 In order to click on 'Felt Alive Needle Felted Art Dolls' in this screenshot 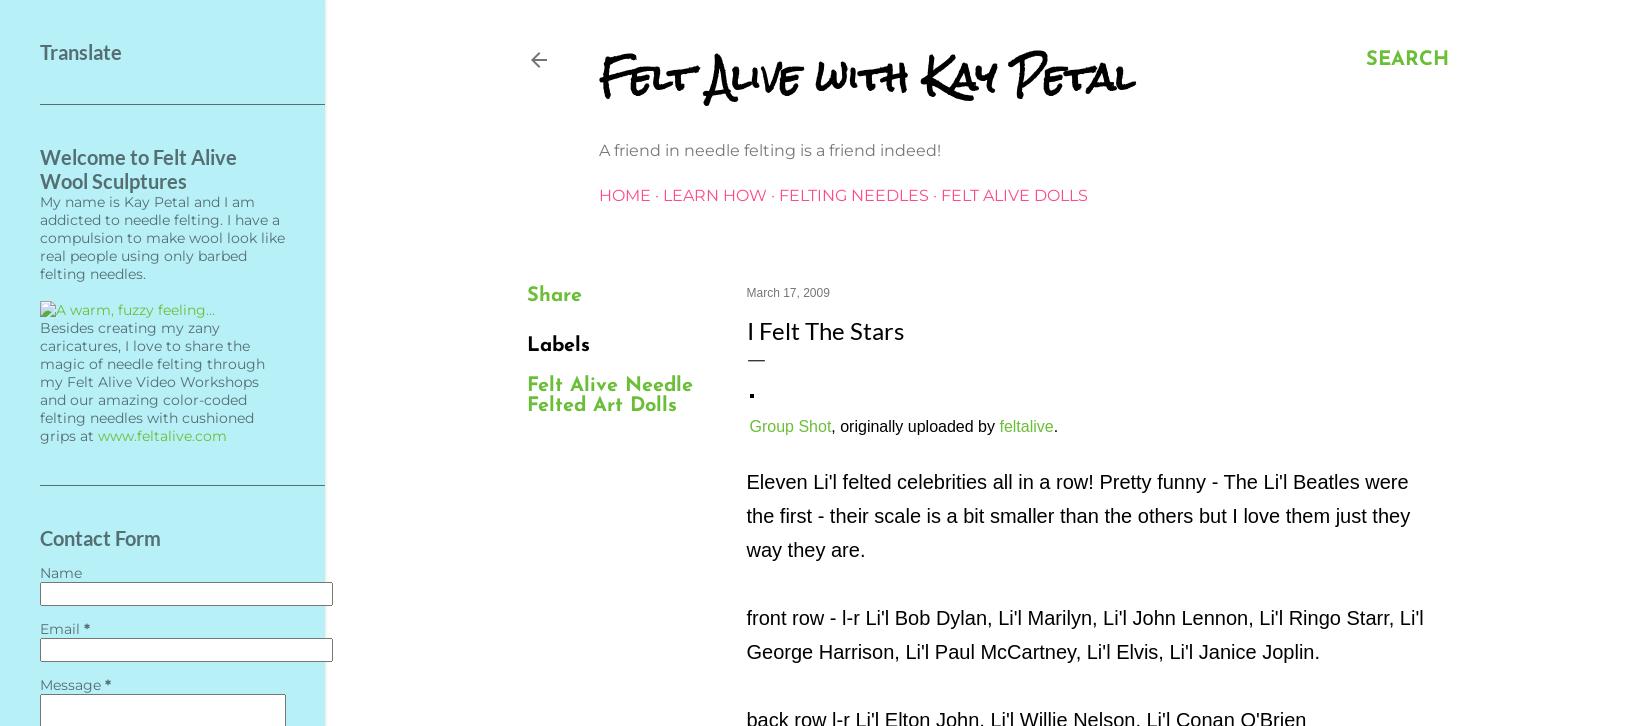, I will do `click(608, 396)`.